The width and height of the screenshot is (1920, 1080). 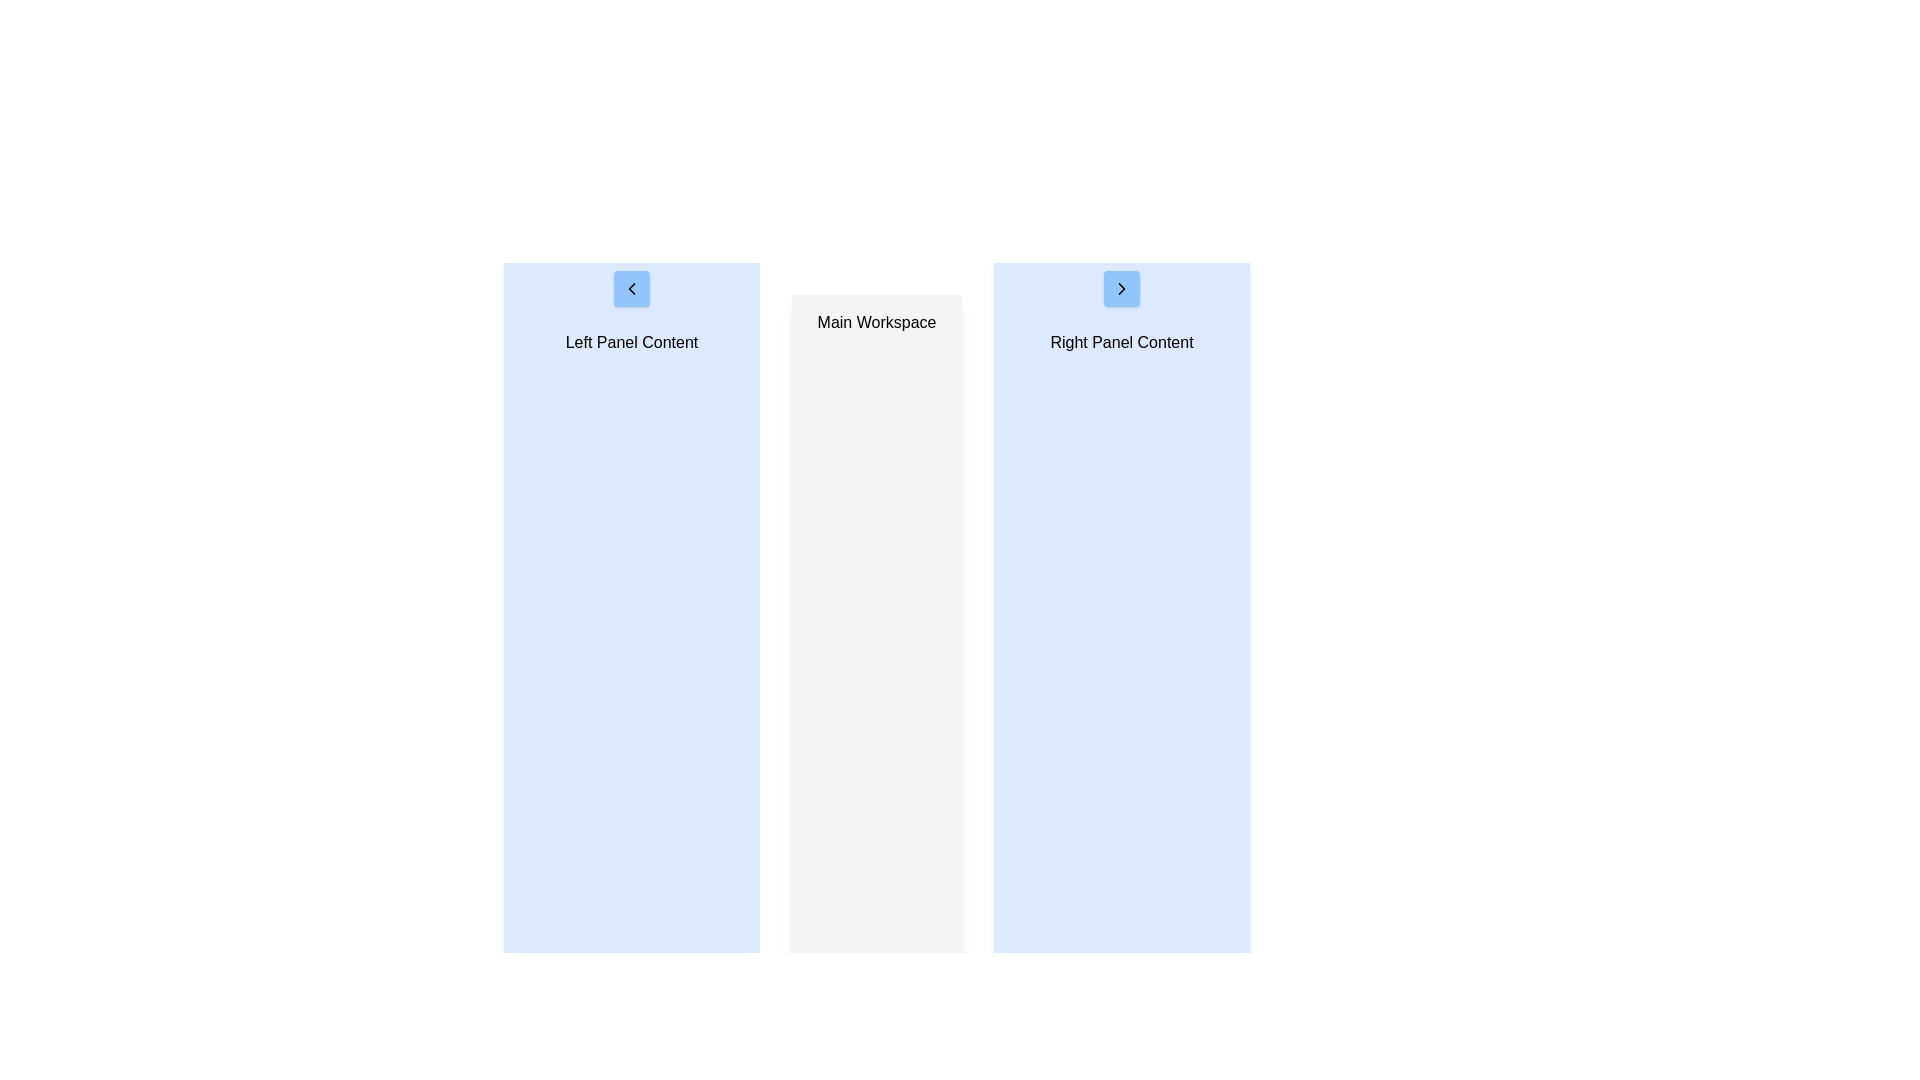 What do you see at coordinates (631, 342) in the screenshot?
I see `the static text label reading 'Left Panel Content', which is styled in a moderate-sized sans-serif font in black, located in the Left Panel, below an interactive left chevron arrow icon` at bounding box center [631, 342].